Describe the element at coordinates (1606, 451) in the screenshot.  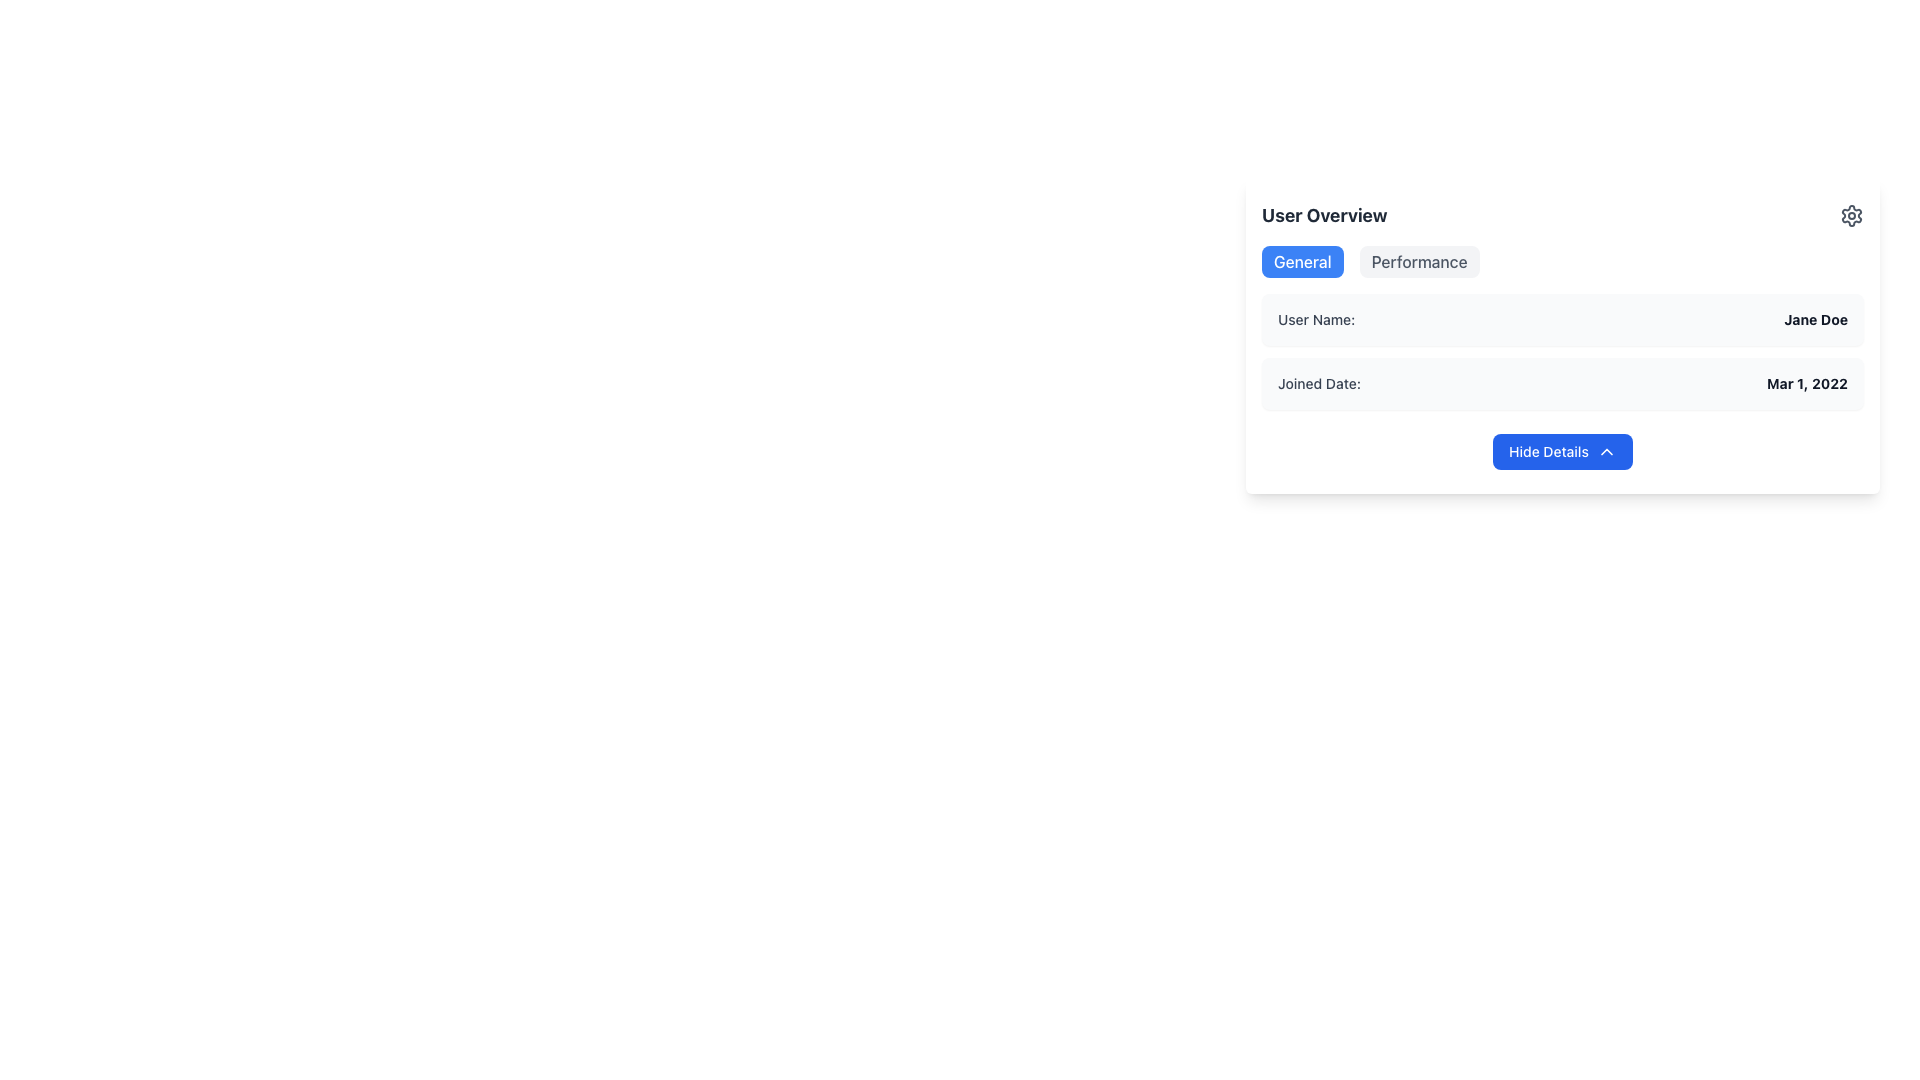
I see `the collapse functionality icon located at the right end of the 'Hide Details' button on the 'User Overview' card` at that location.